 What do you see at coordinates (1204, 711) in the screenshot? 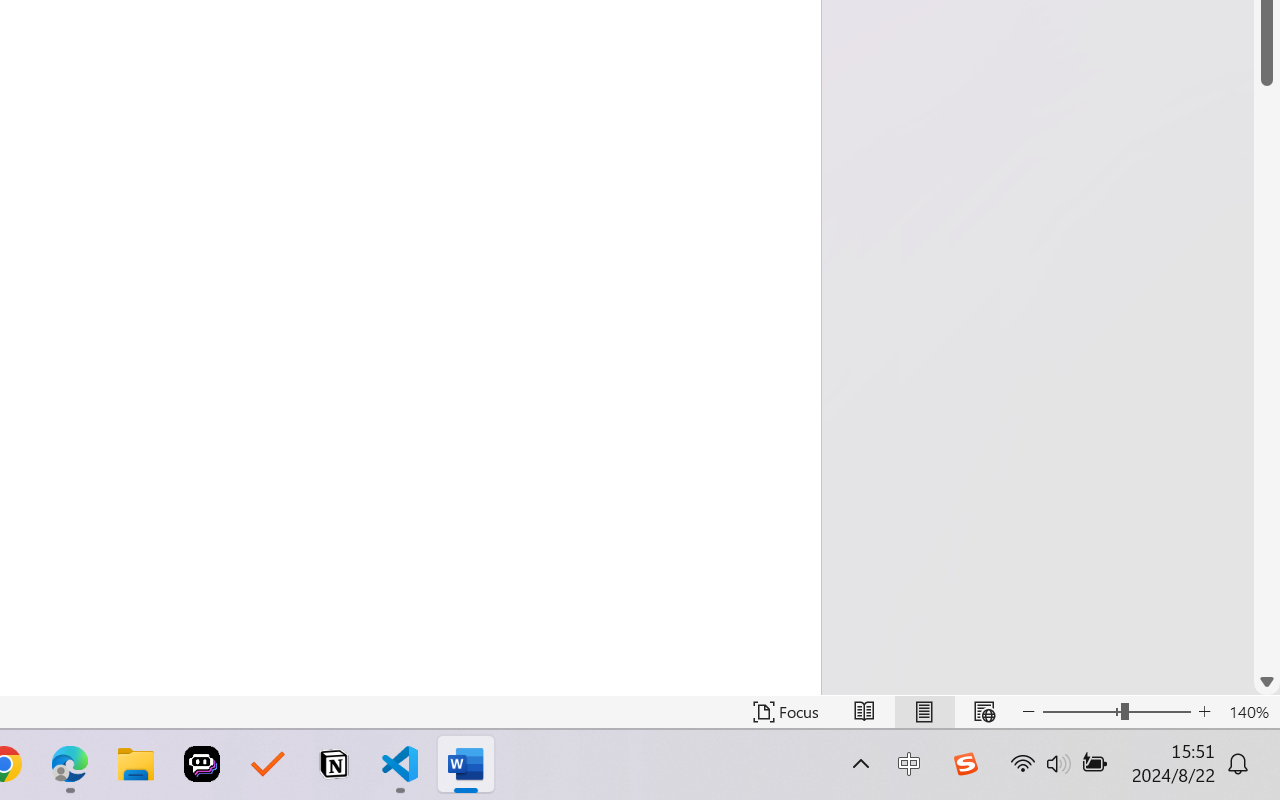
I see `'Zoom In'` at bounding box center [1204, 711].